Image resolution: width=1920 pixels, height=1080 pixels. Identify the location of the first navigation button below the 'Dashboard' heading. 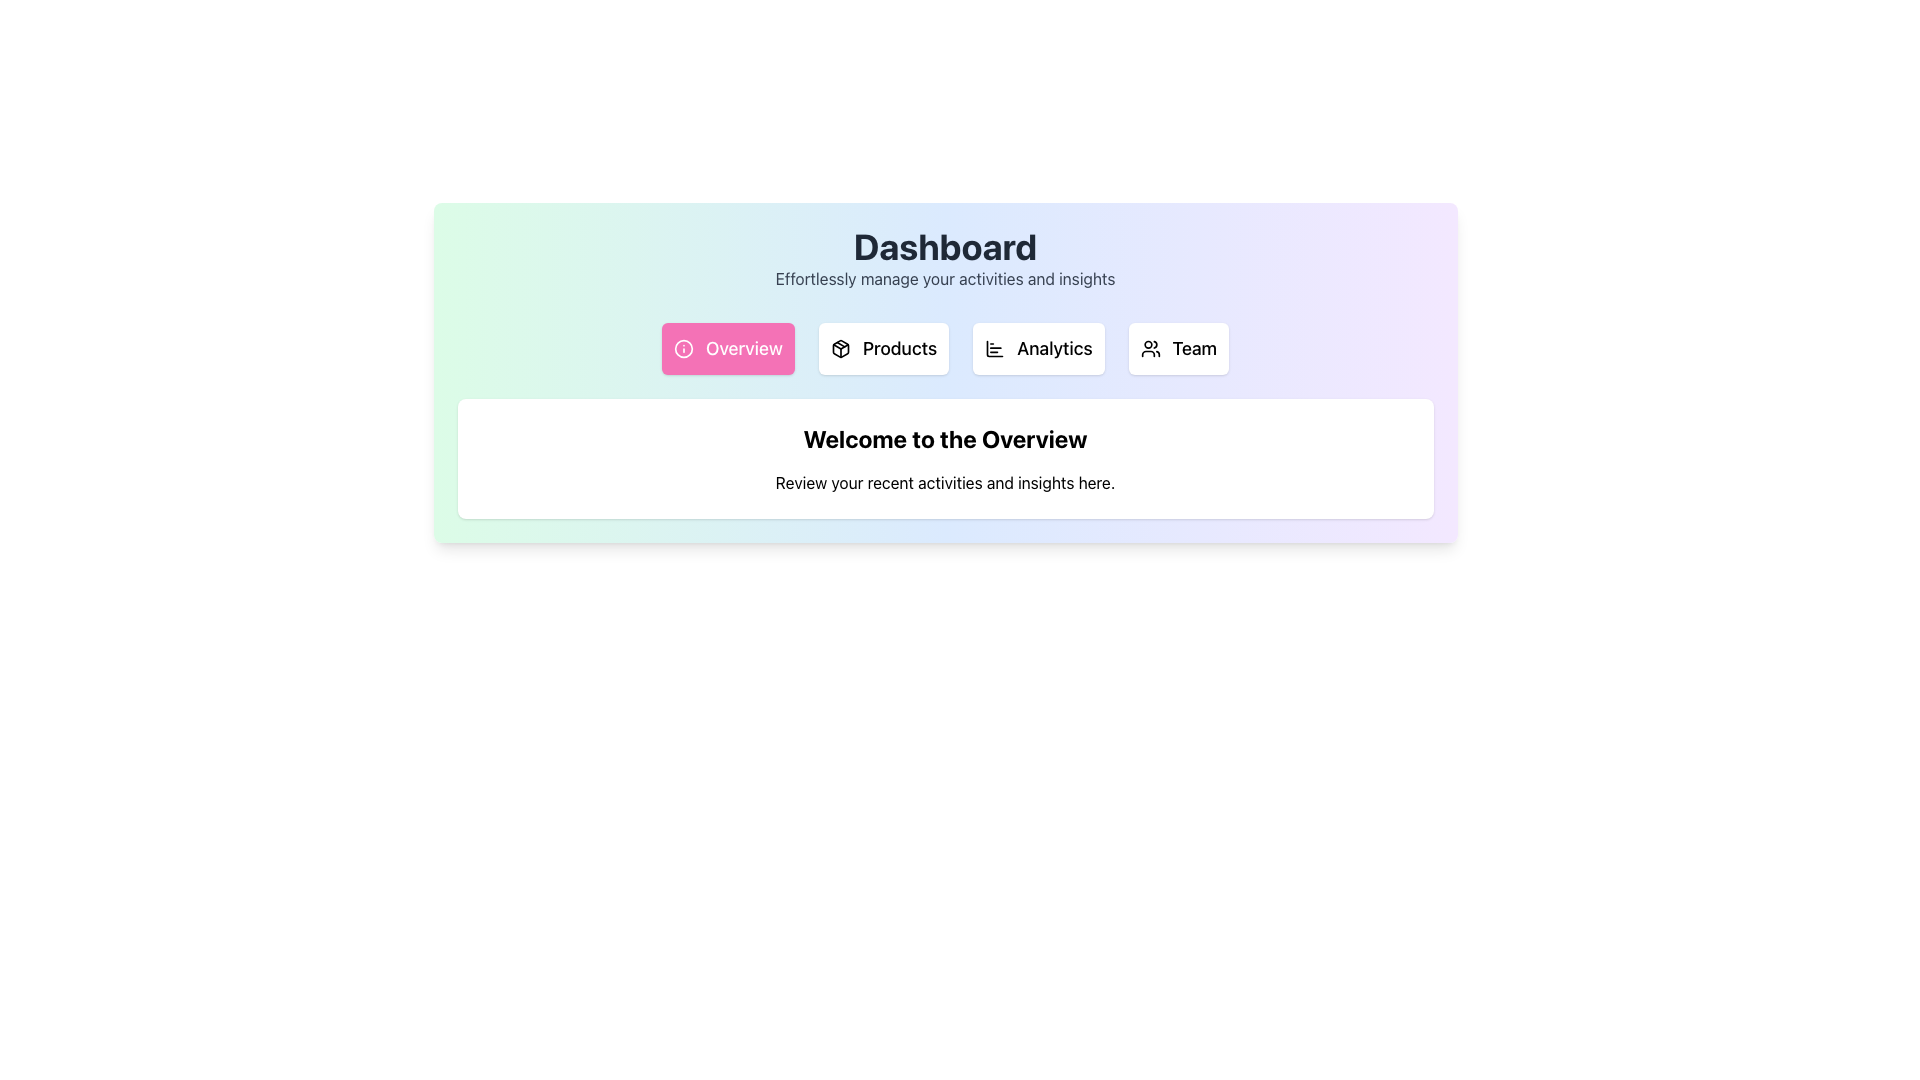
(727, 347).